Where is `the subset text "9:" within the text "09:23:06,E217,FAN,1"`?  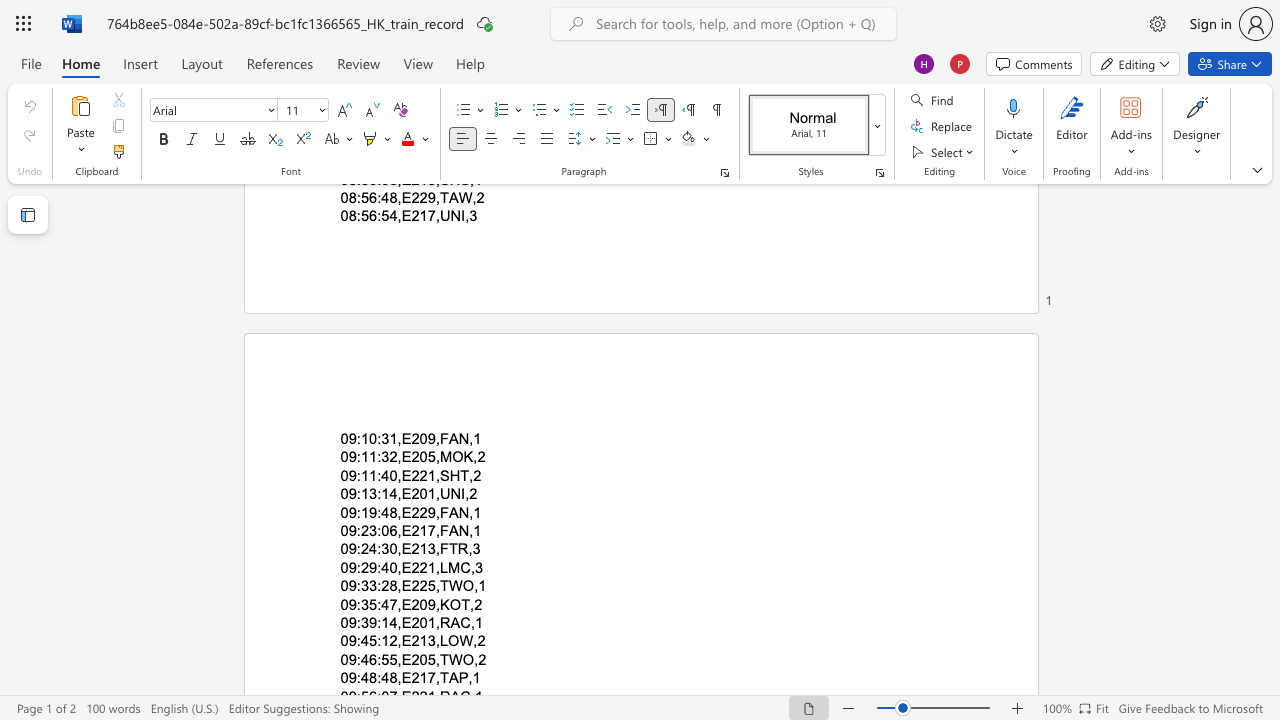 the subset text "9:" within the text "09:23:06,E217,FAN,1" is located at coordinates (348, 530).